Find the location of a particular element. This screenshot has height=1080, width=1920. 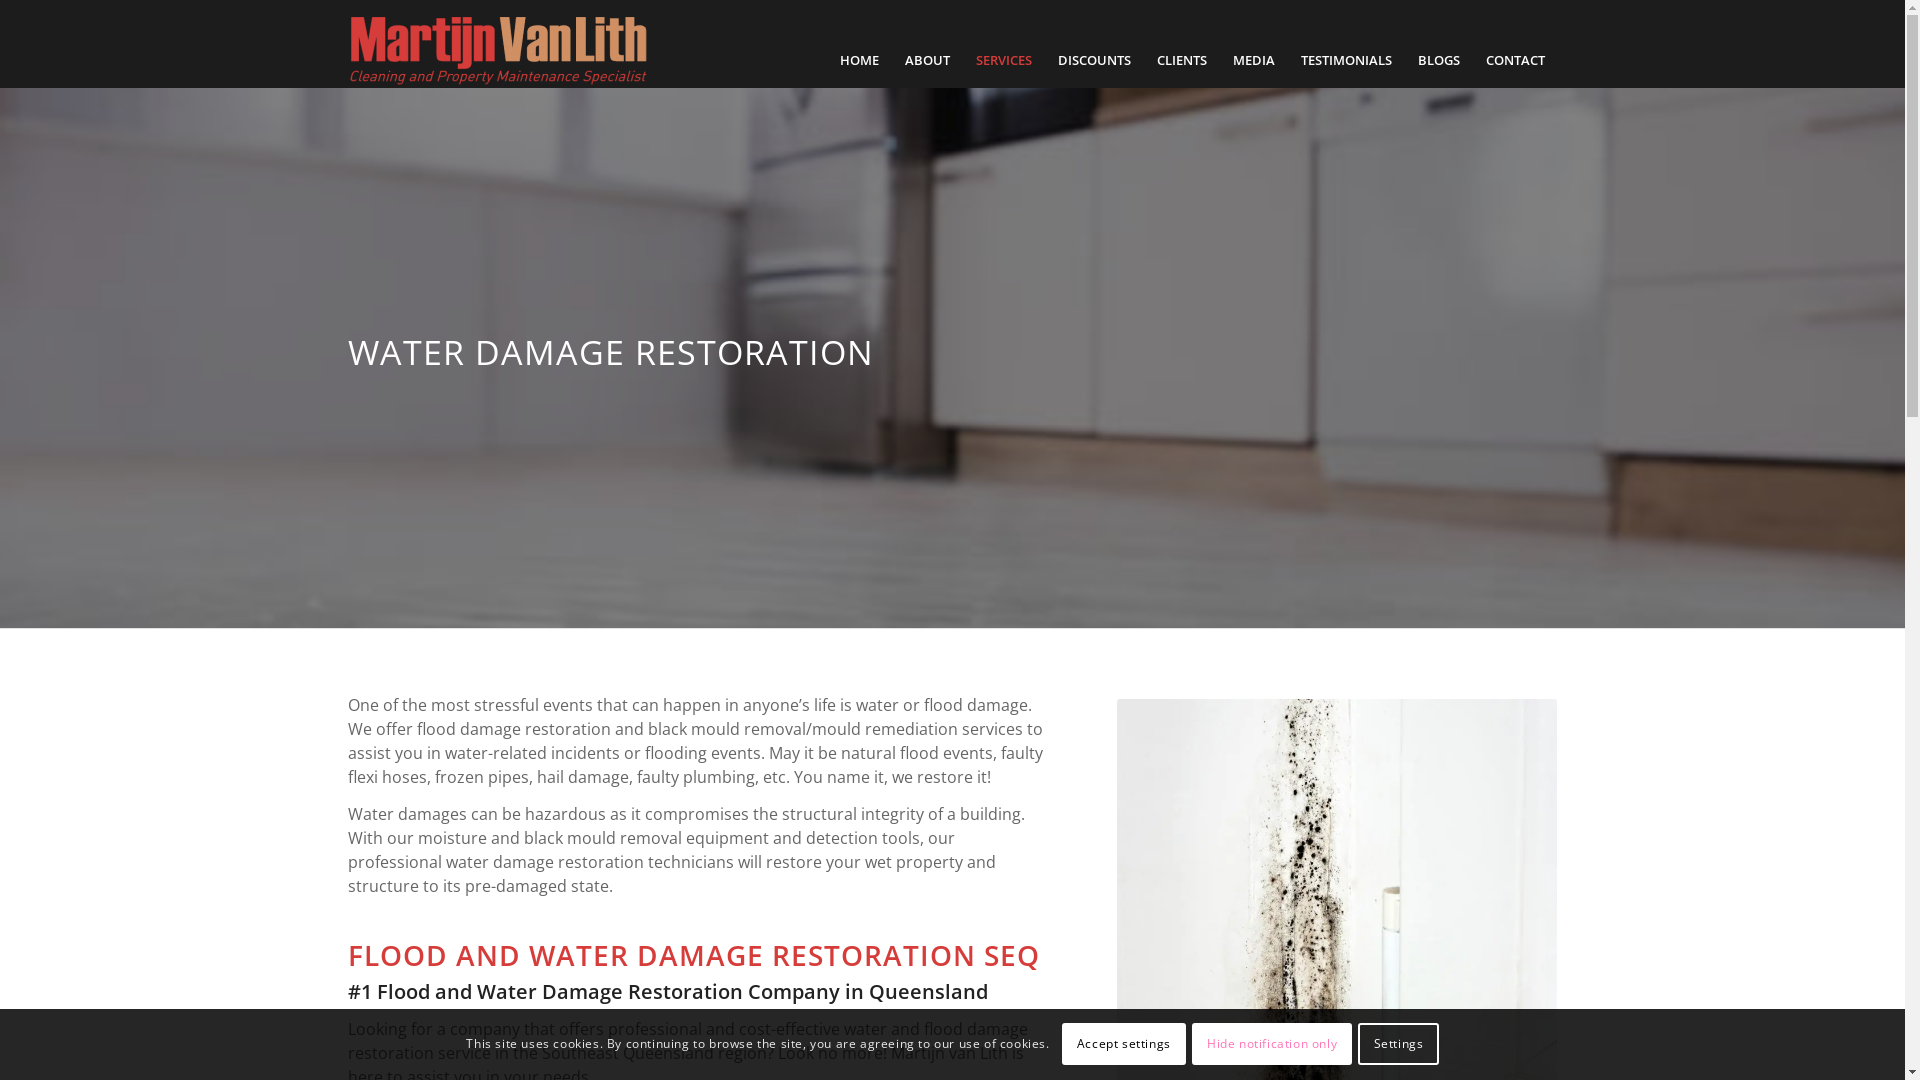

'TESTIMONIALS' is located at coordinates (1346, 59).